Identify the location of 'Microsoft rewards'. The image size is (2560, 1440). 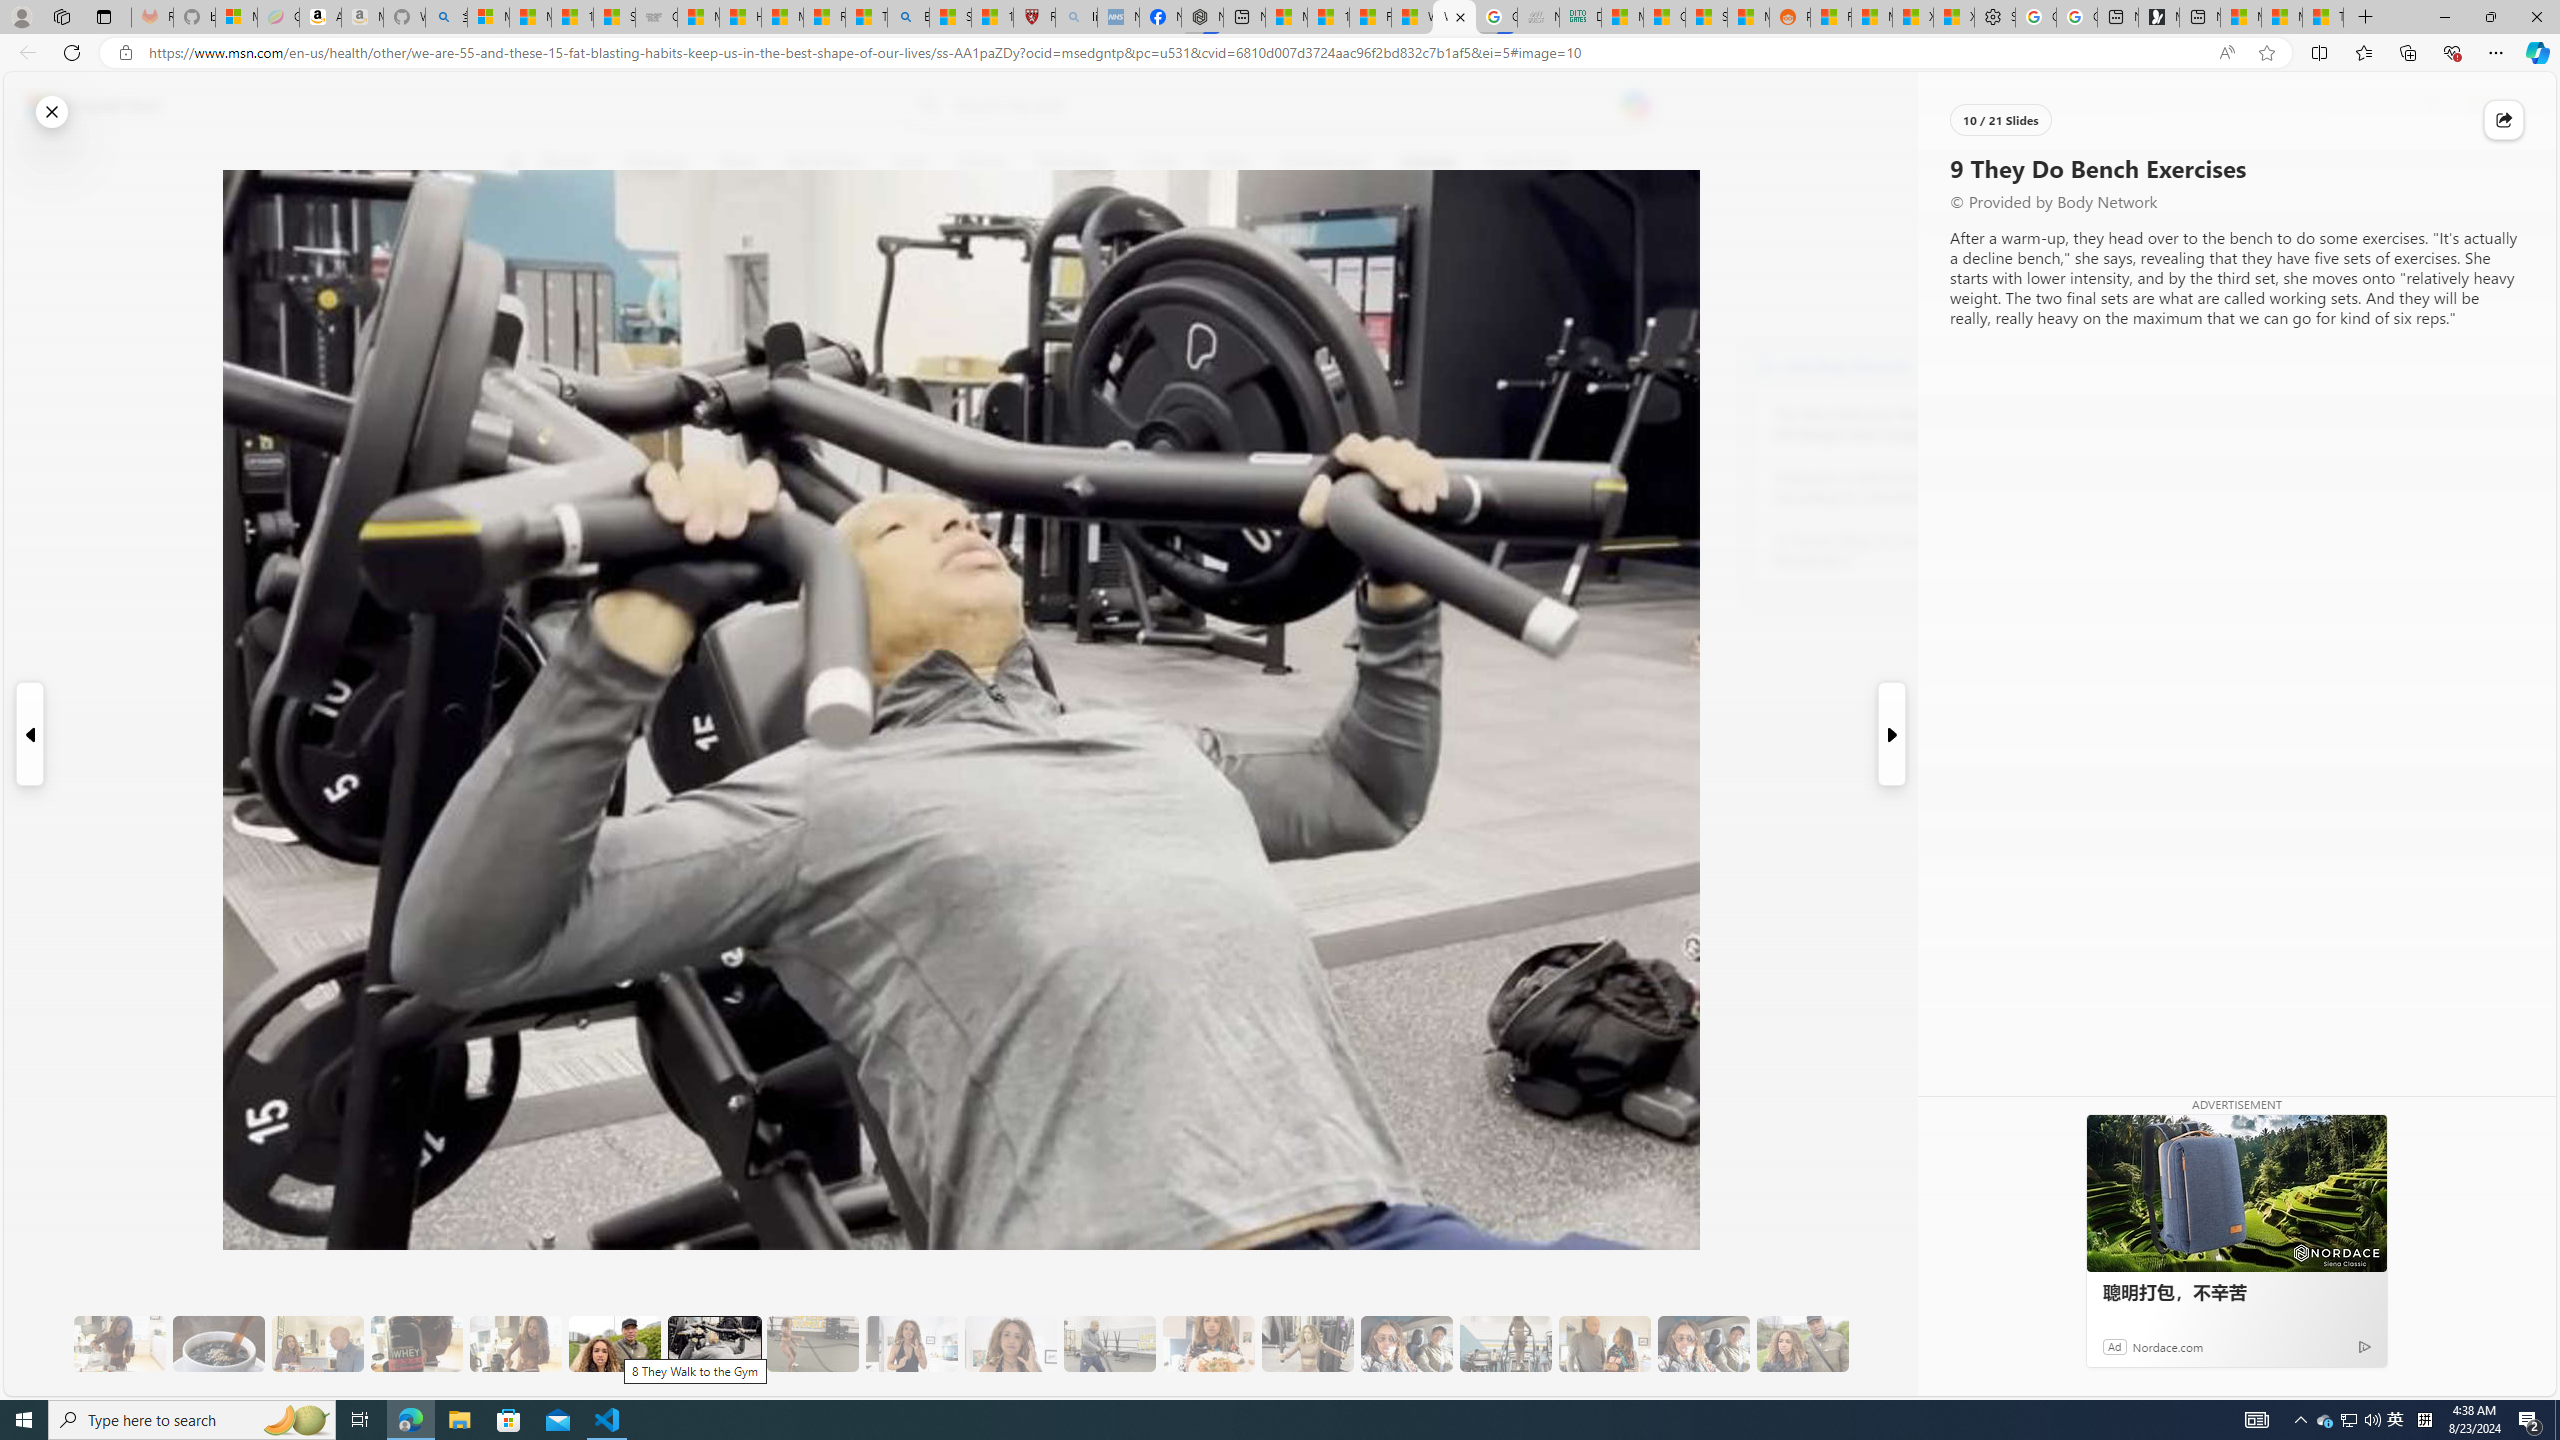
(2431, 106).